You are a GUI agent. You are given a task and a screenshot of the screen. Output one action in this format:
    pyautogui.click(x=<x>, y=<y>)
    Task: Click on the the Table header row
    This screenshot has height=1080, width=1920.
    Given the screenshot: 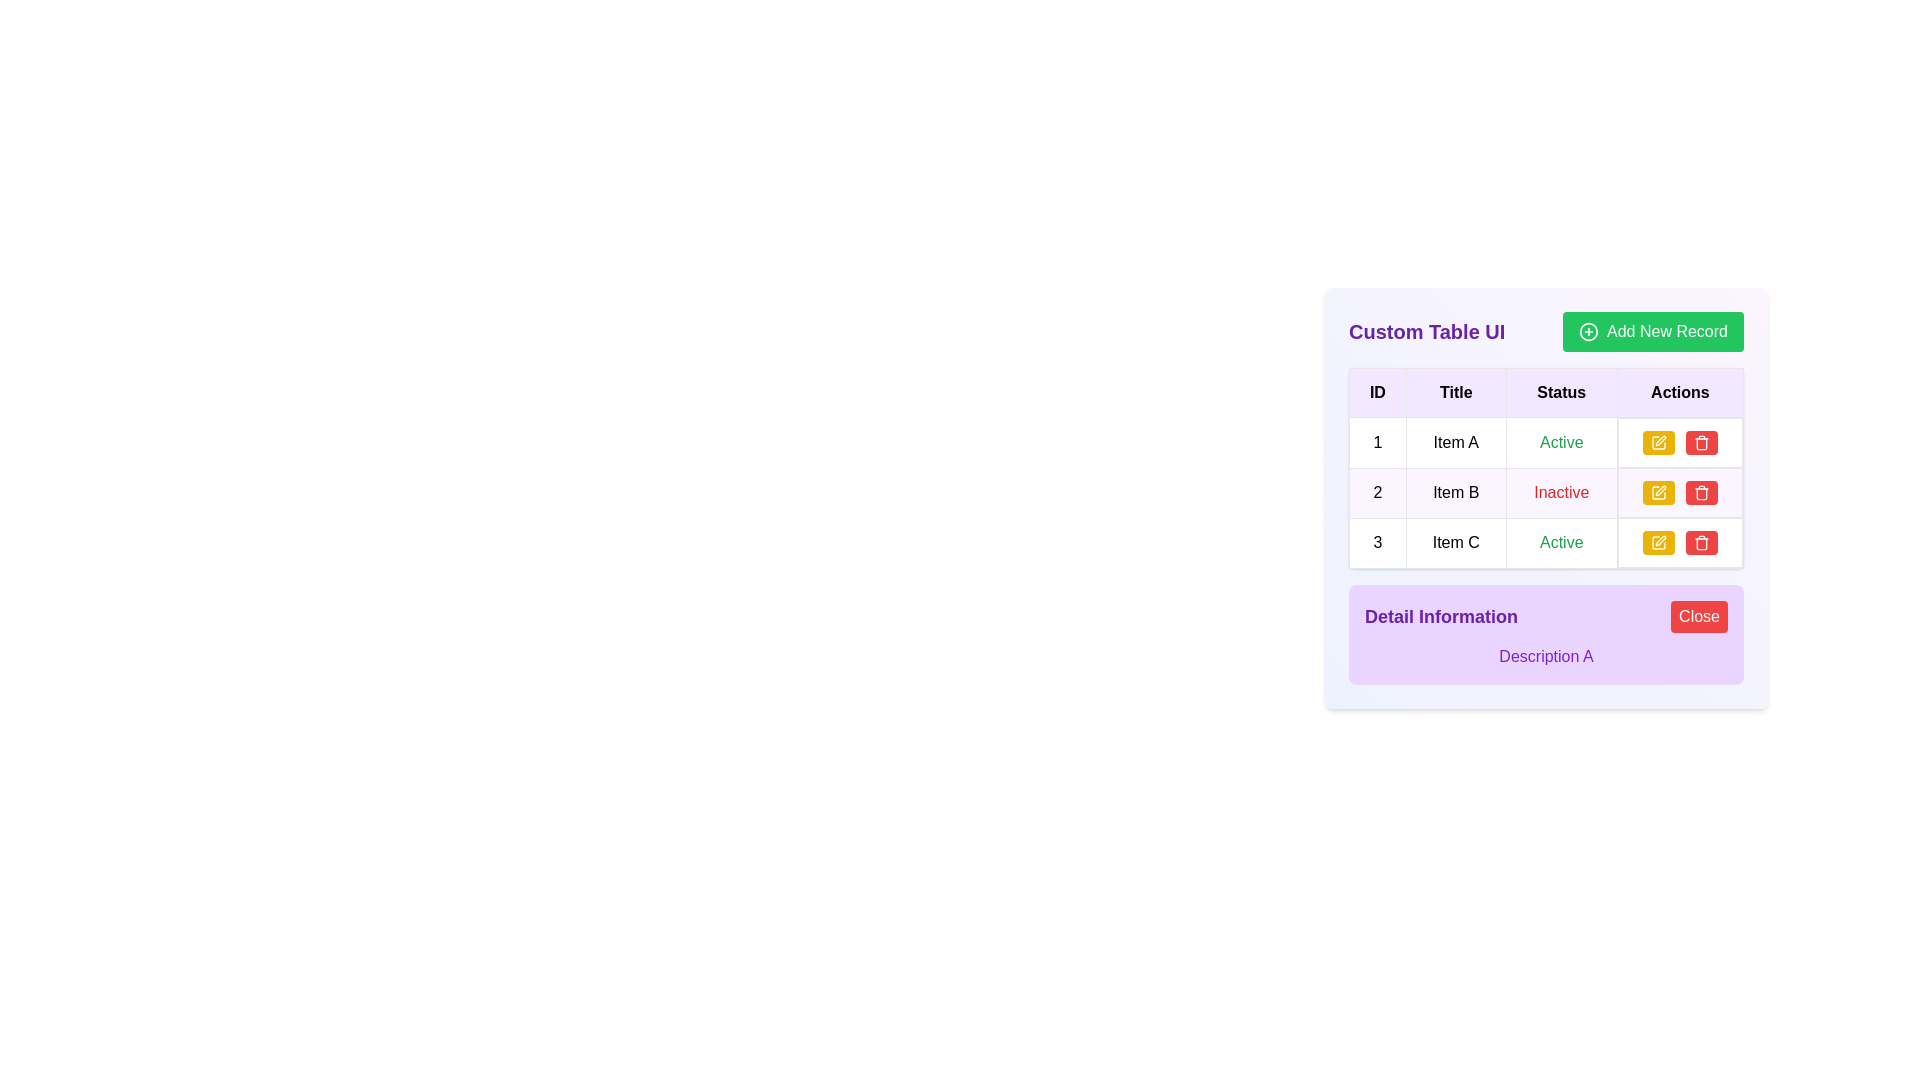 What is the action you would take?
    pyautogui.click(x=1545, y=393)
    